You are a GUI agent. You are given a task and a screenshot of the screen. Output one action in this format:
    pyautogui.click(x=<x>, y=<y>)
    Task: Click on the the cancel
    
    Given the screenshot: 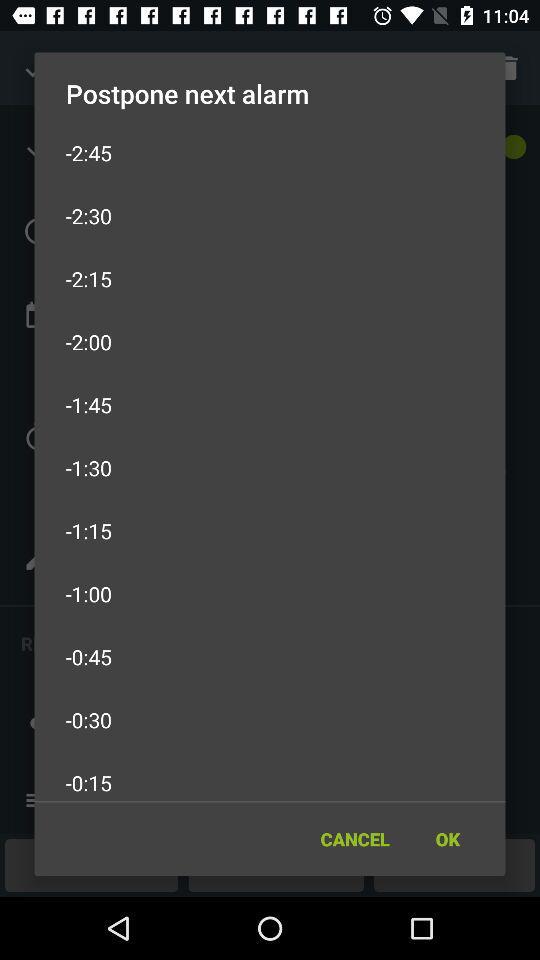 What is the action you would take?
    pyautogui.click(x=354, y=839)
    